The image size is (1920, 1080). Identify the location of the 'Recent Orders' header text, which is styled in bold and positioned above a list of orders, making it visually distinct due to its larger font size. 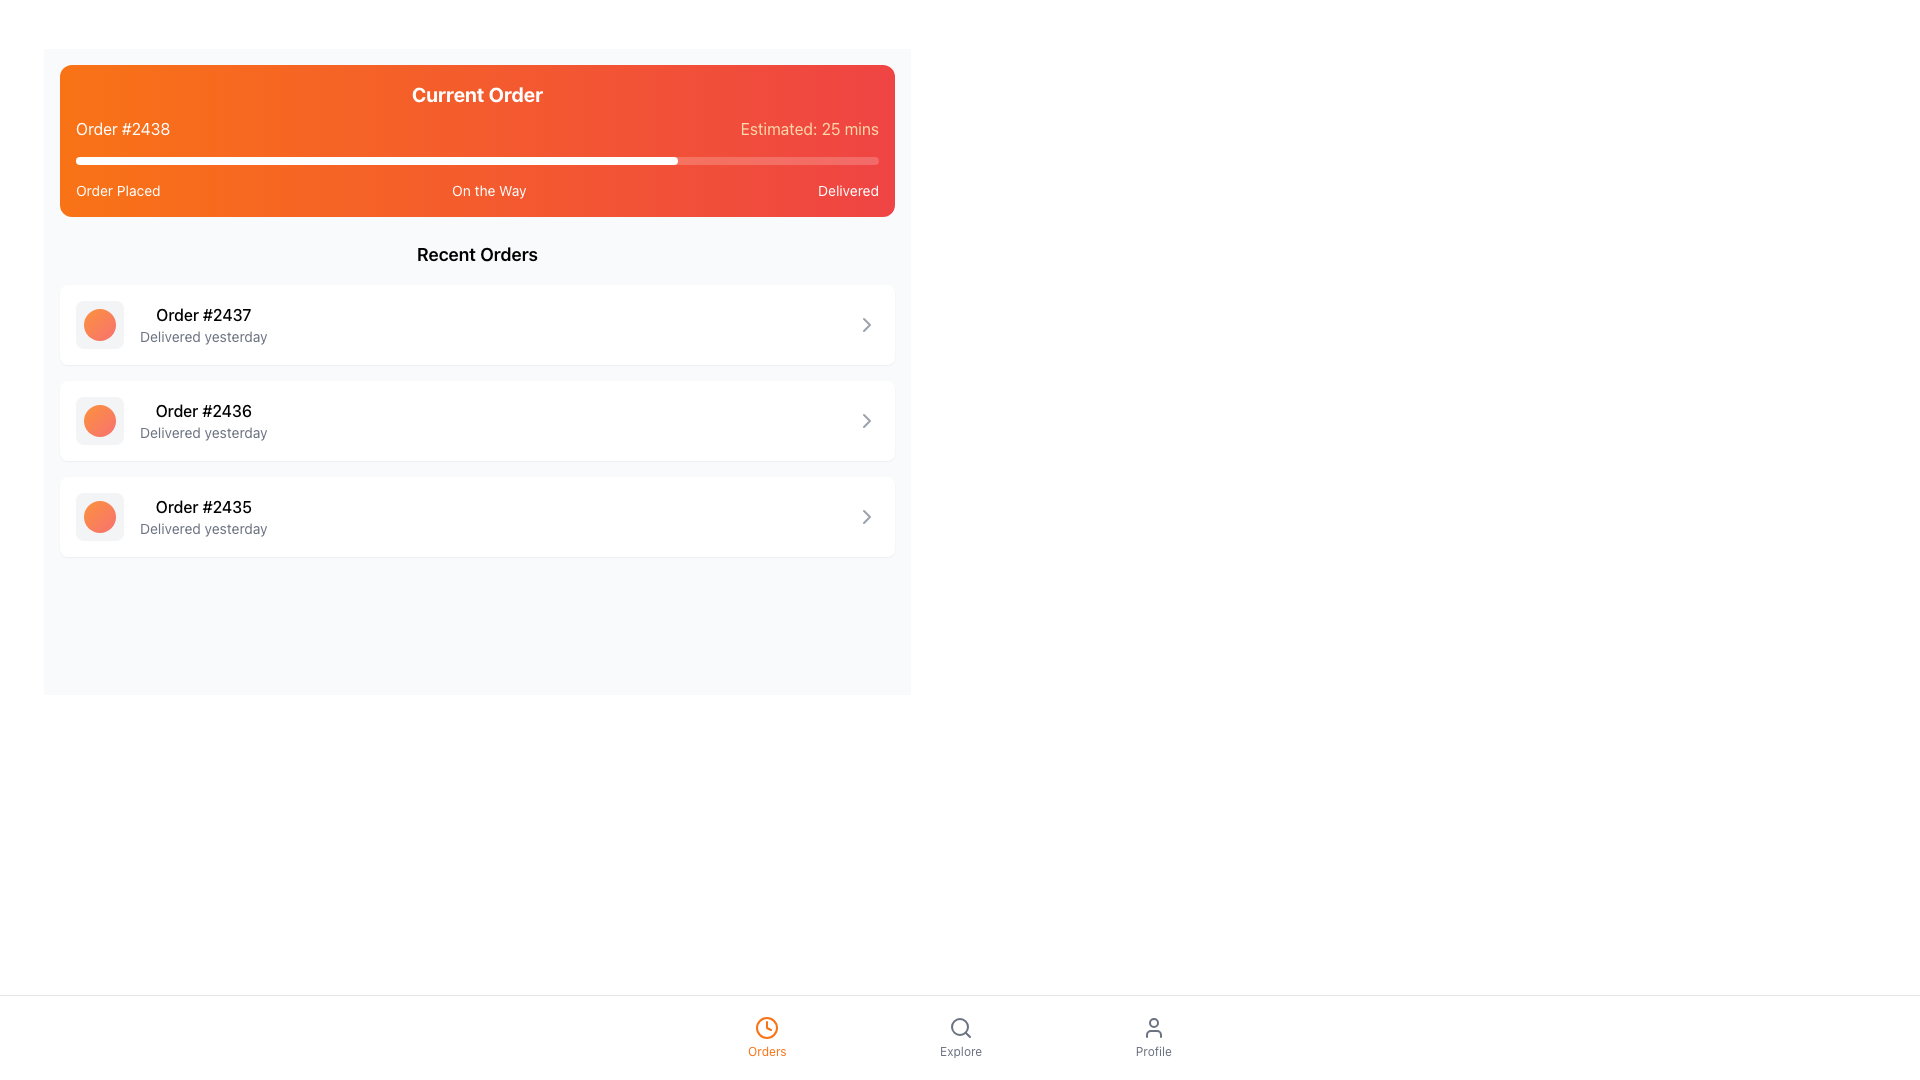
(476, 253).